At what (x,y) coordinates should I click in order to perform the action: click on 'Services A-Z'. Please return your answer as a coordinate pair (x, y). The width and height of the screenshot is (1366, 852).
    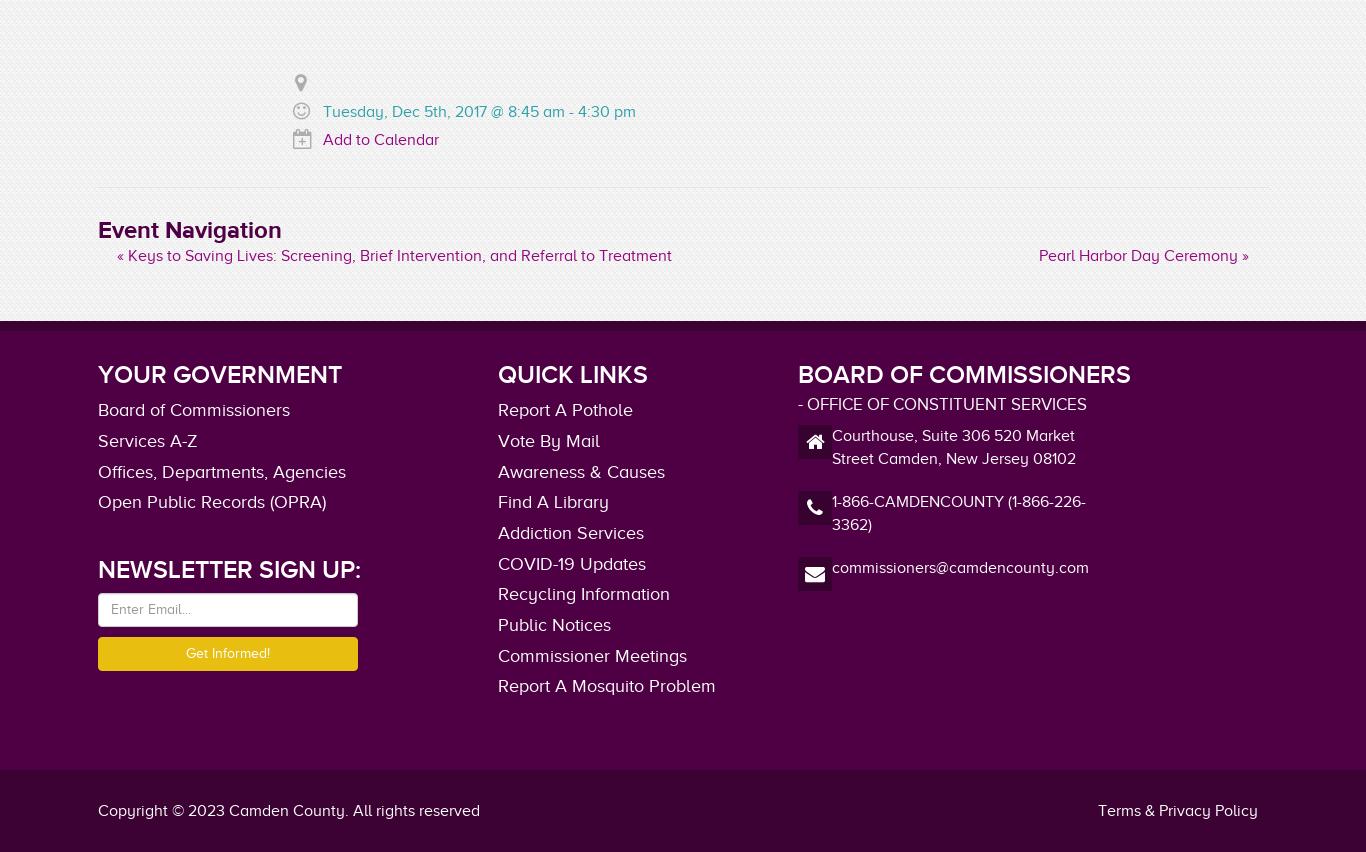
    Looking at the image, I should click on (146, 438).